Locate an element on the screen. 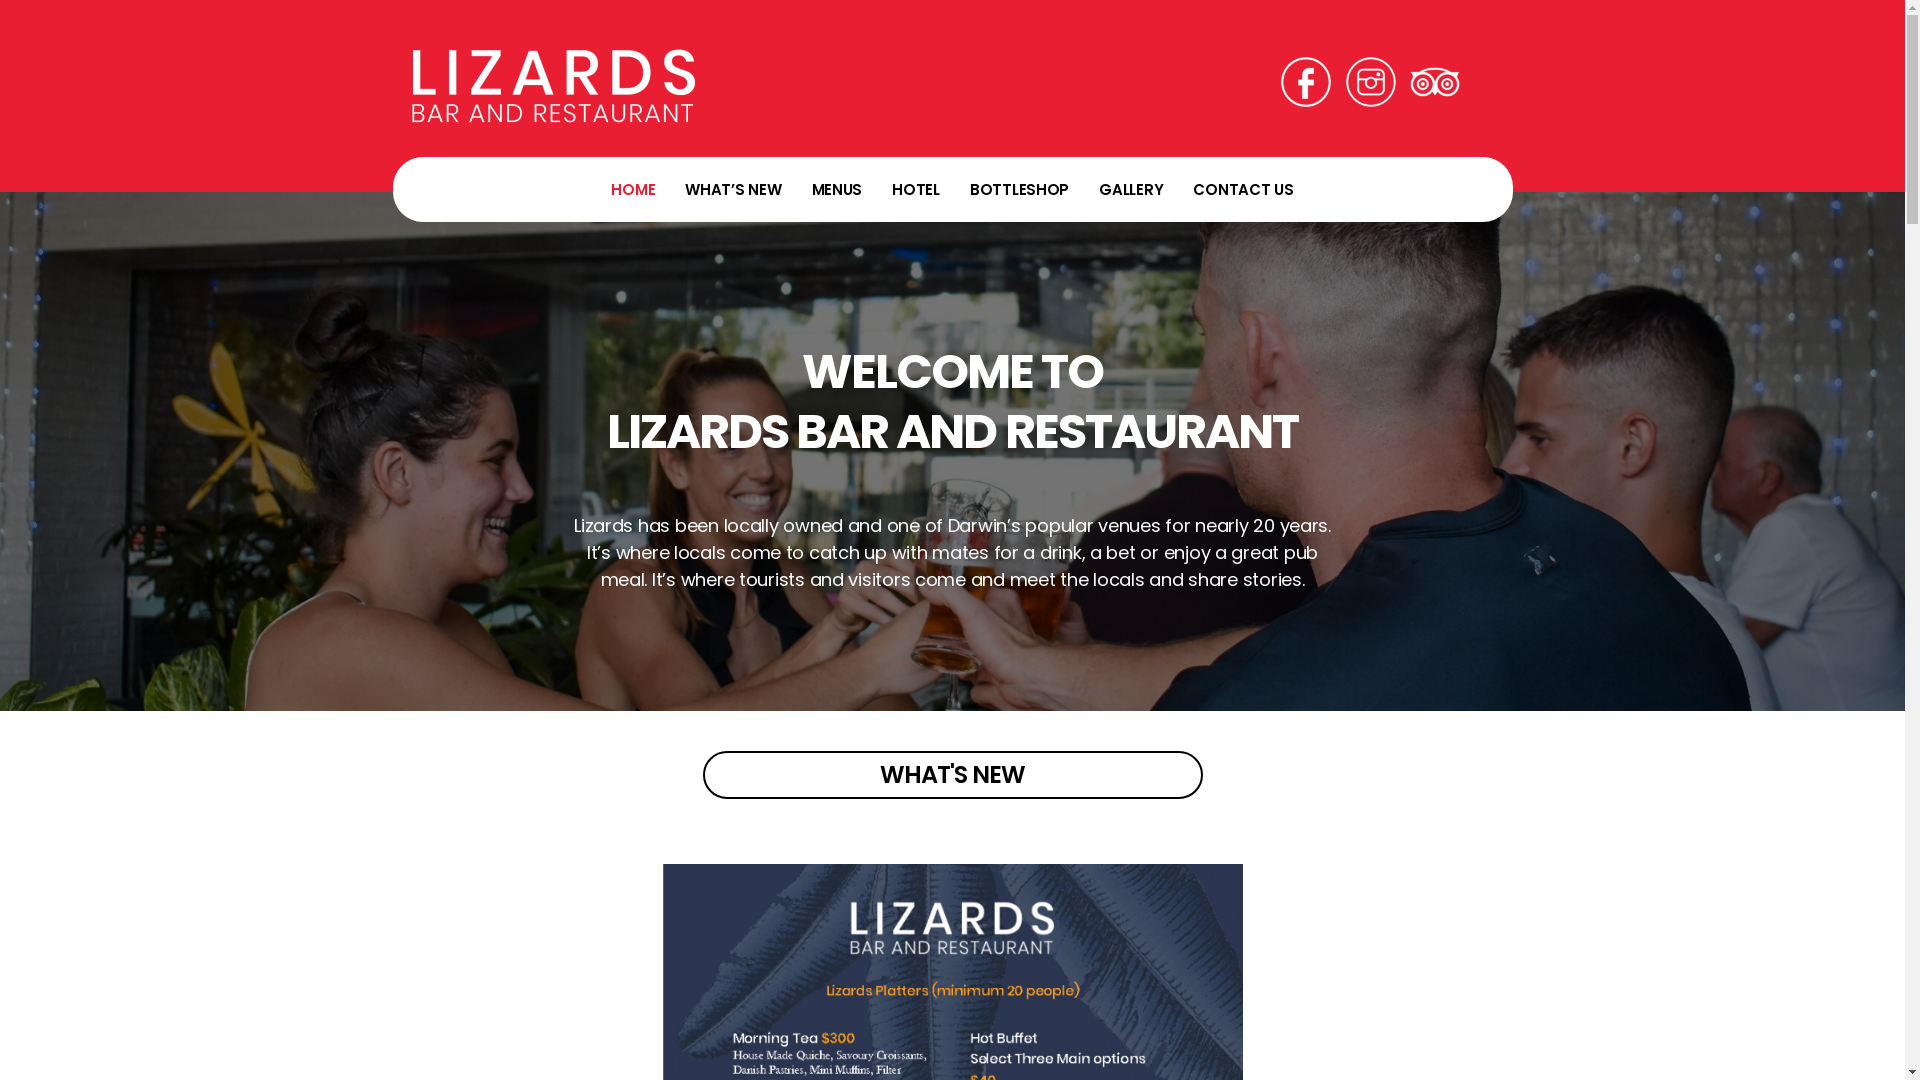  'CONTACT US' is located at coordinates (1242, 189).